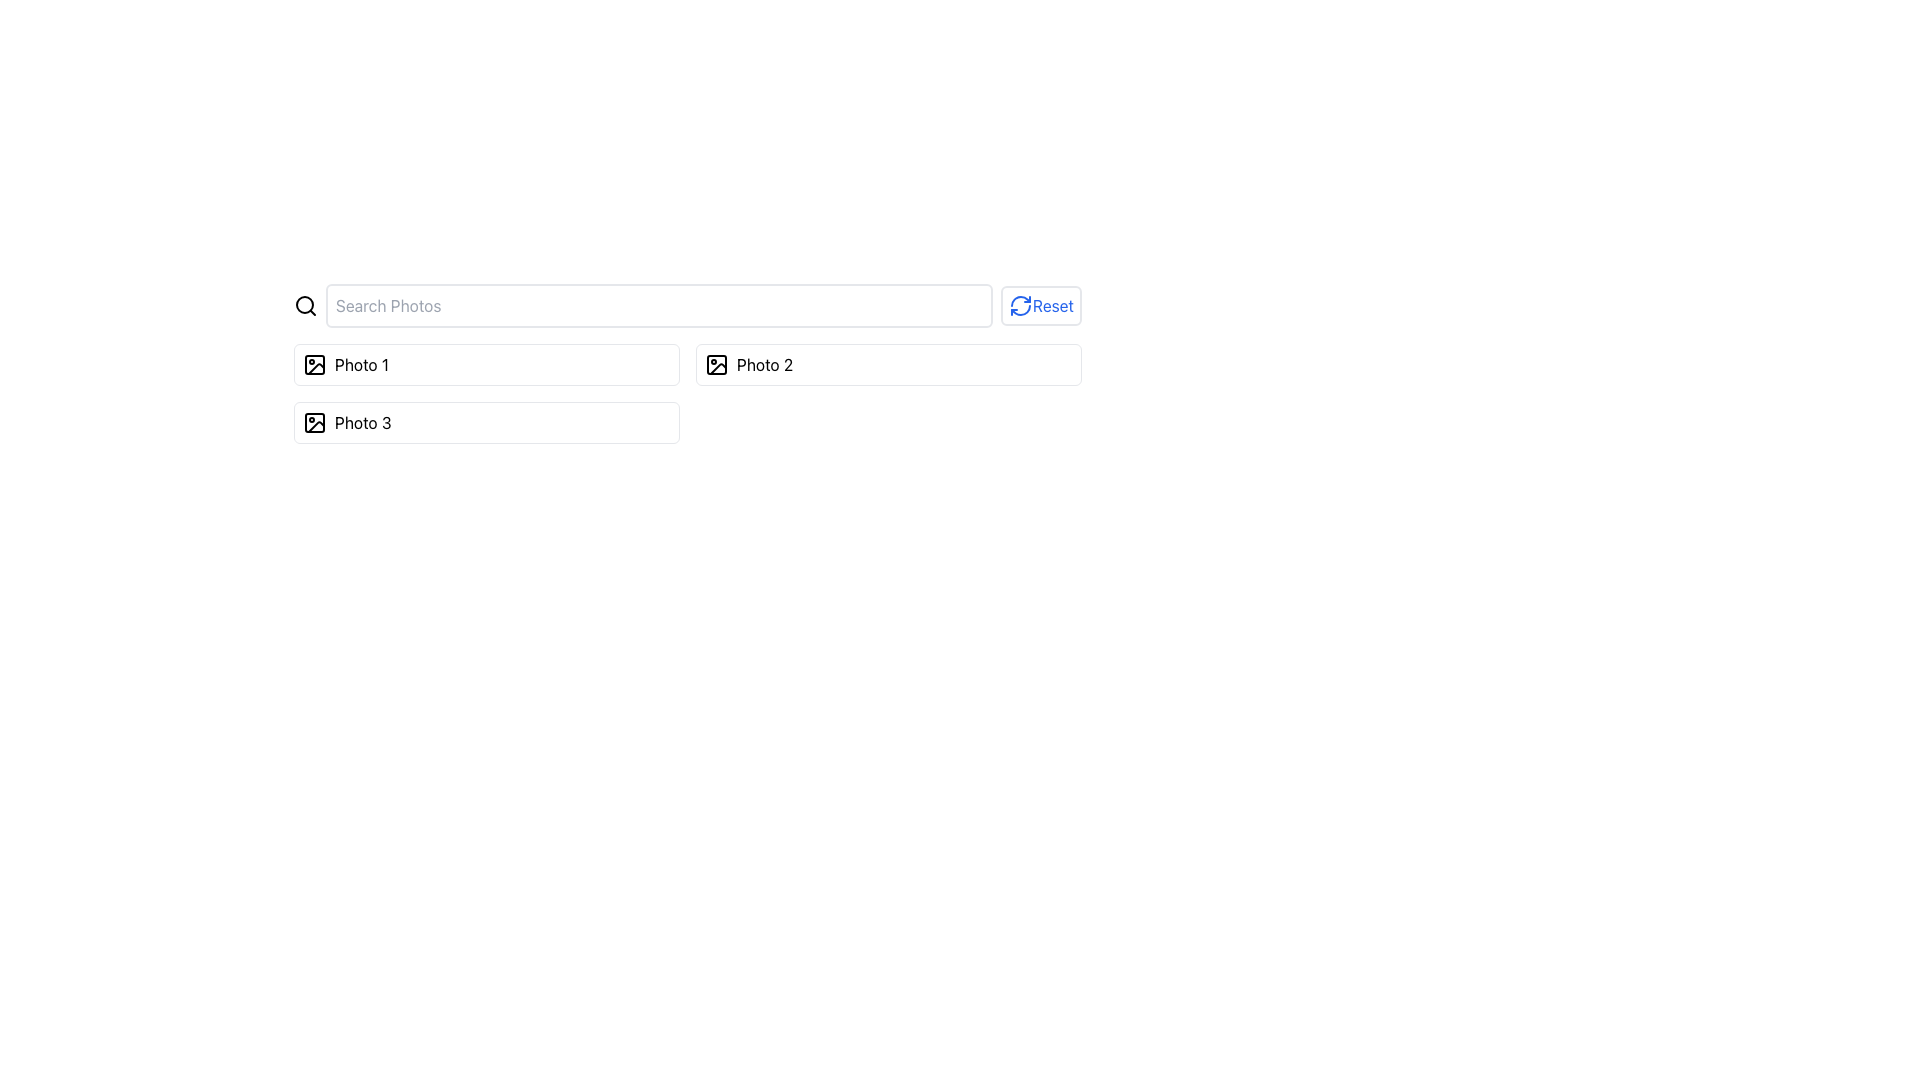 Image resolution: width=1920 pixels, height=1080 pixels. What do you see at coordinates (887, 365) in the screenshot?
I see `the second button in a series of three that interacts with 'Photo 2'` at bounding box center [887, 365].